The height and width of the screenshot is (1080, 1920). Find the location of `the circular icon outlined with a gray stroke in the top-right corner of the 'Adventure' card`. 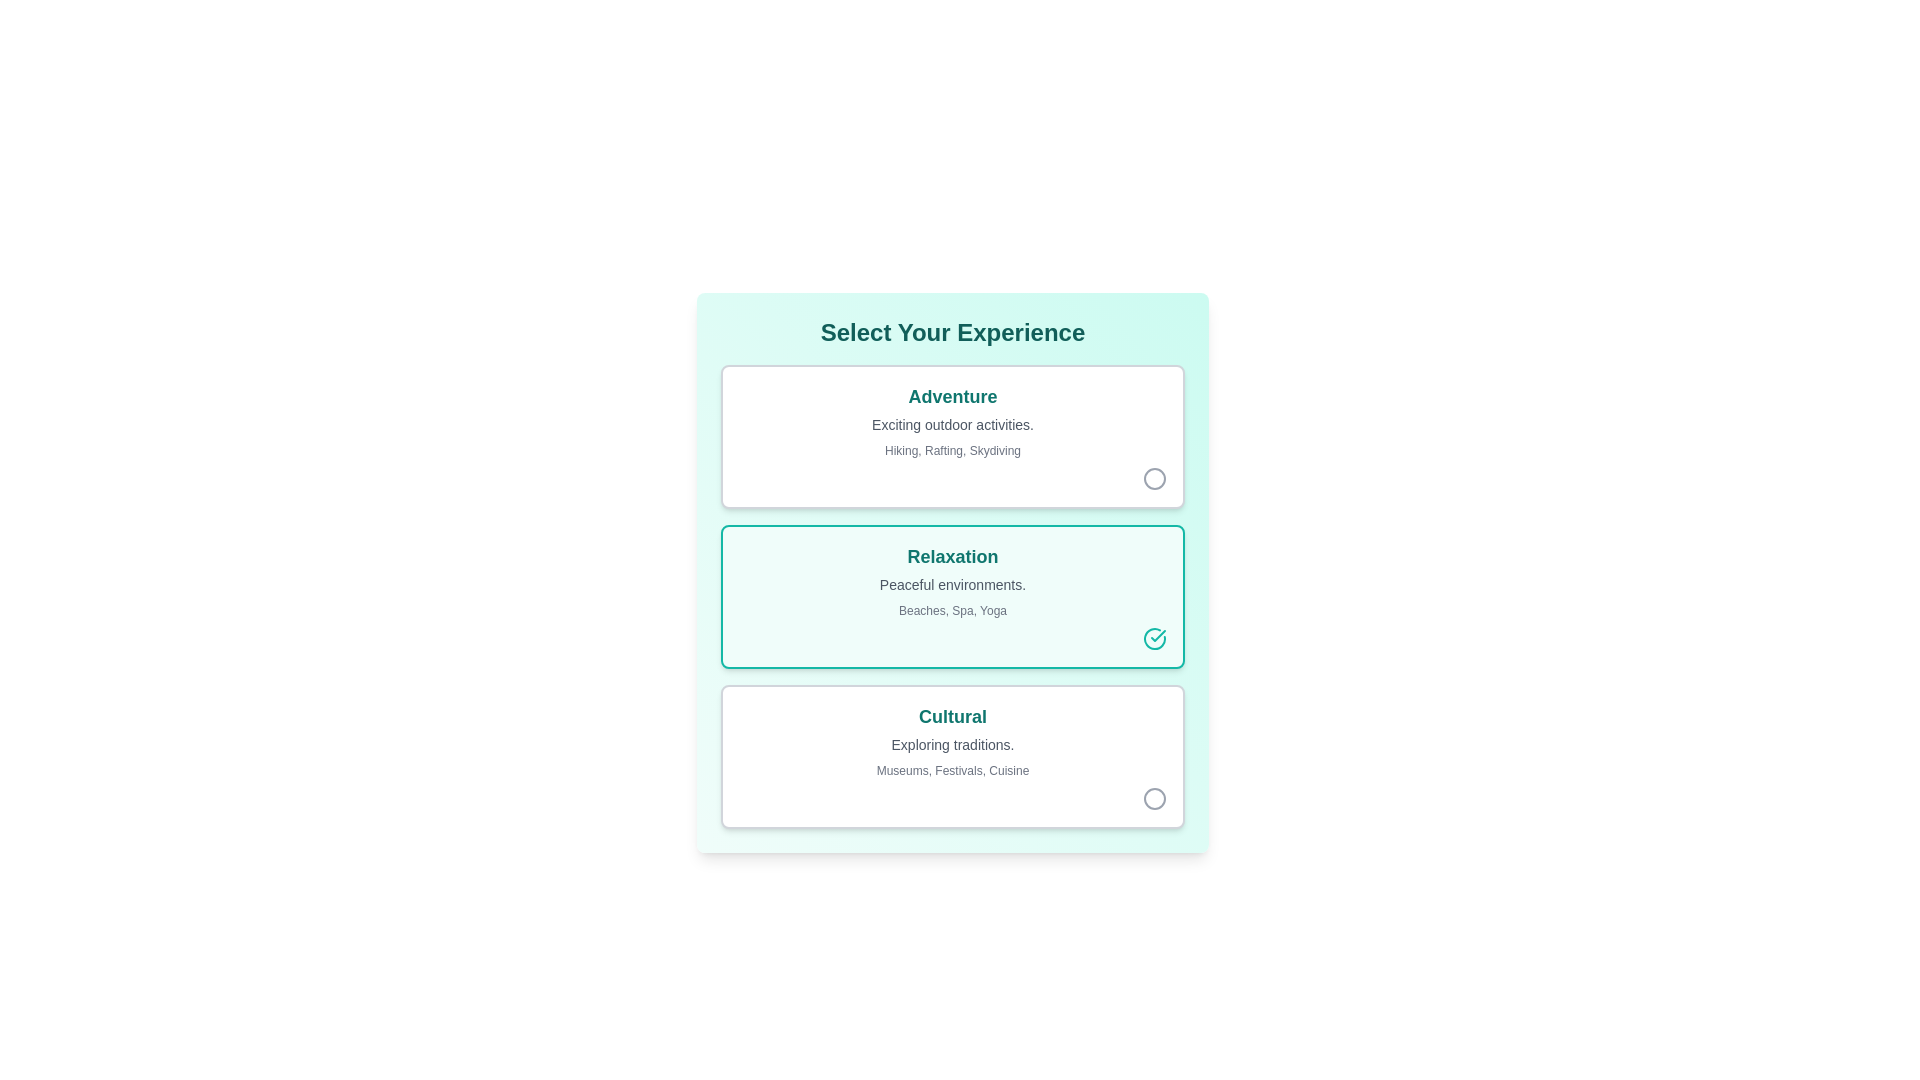

the circular icon outlined with a gray stroke in the top-right corner of the 'Adventure' card is located at coordinates (1155, 478).